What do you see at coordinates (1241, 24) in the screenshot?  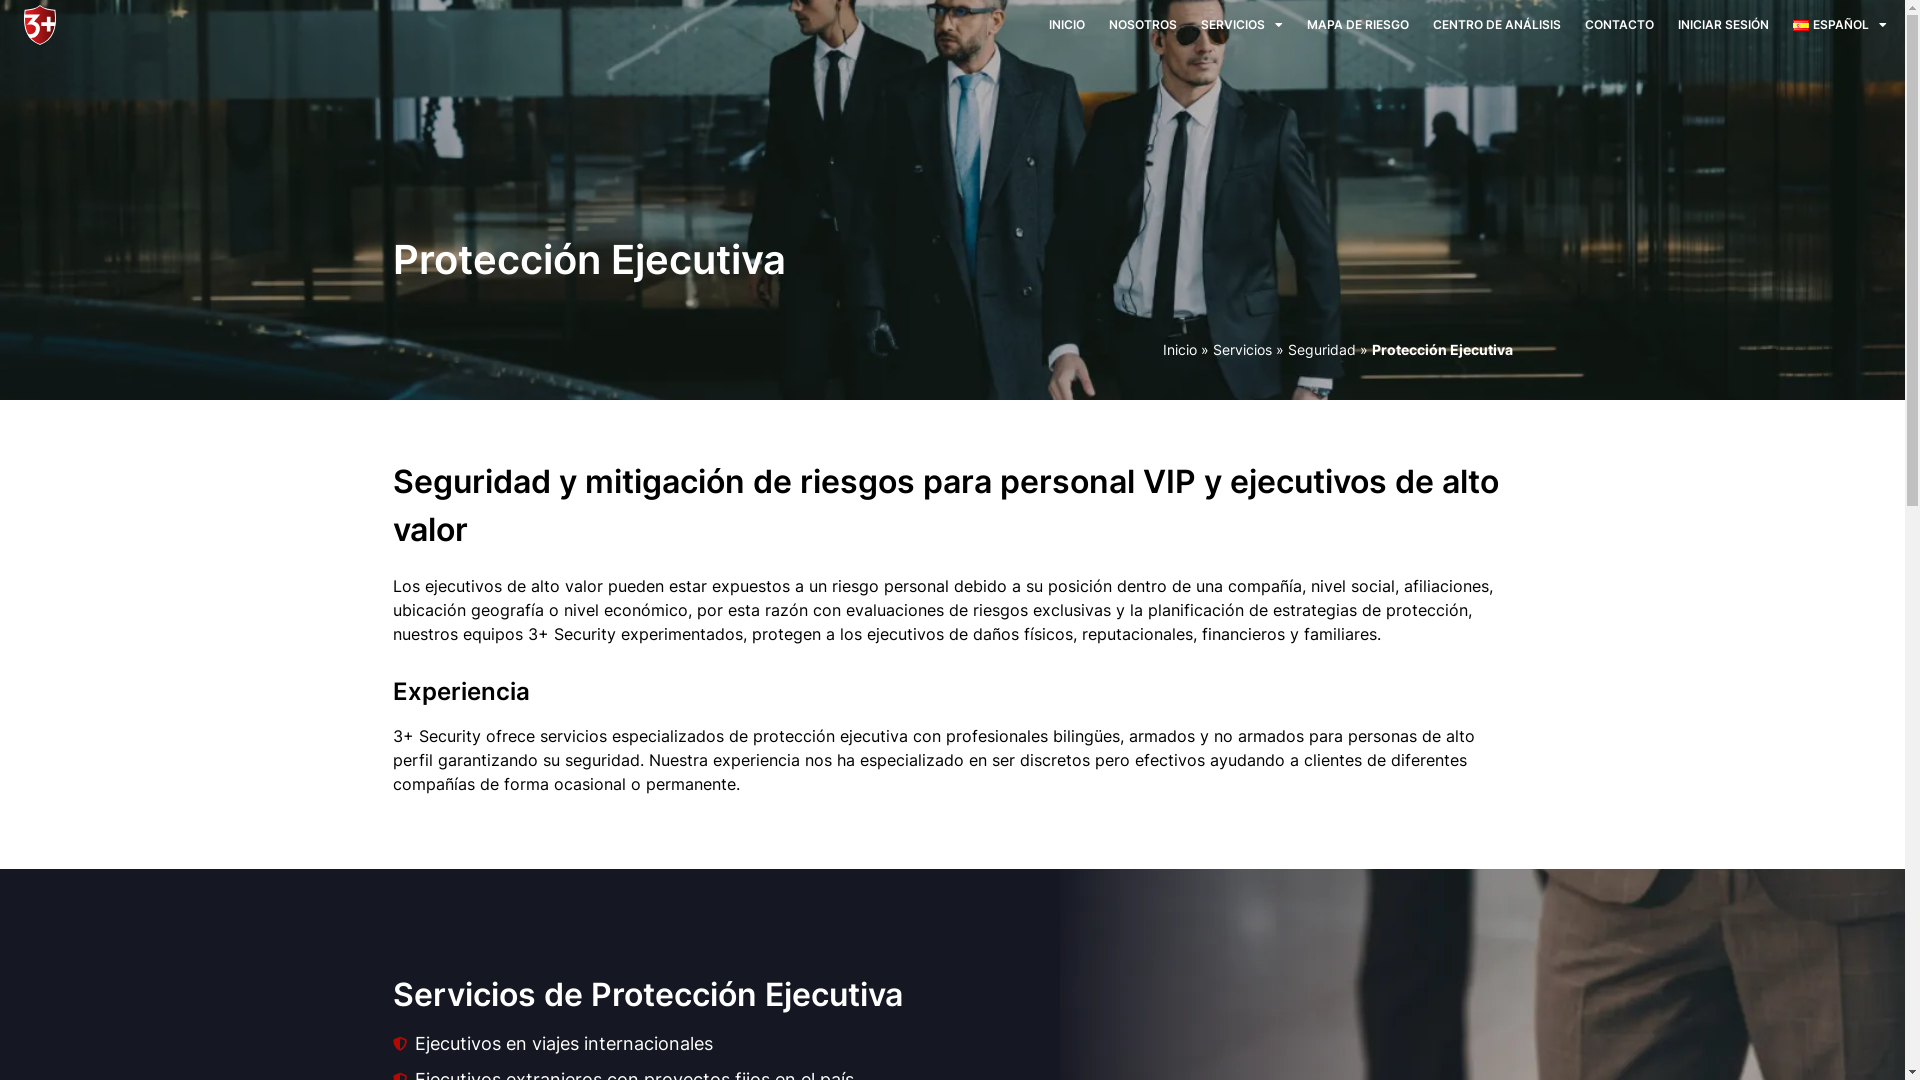 I see `'SERVICIOS'` at bounding box center [1241, 24].